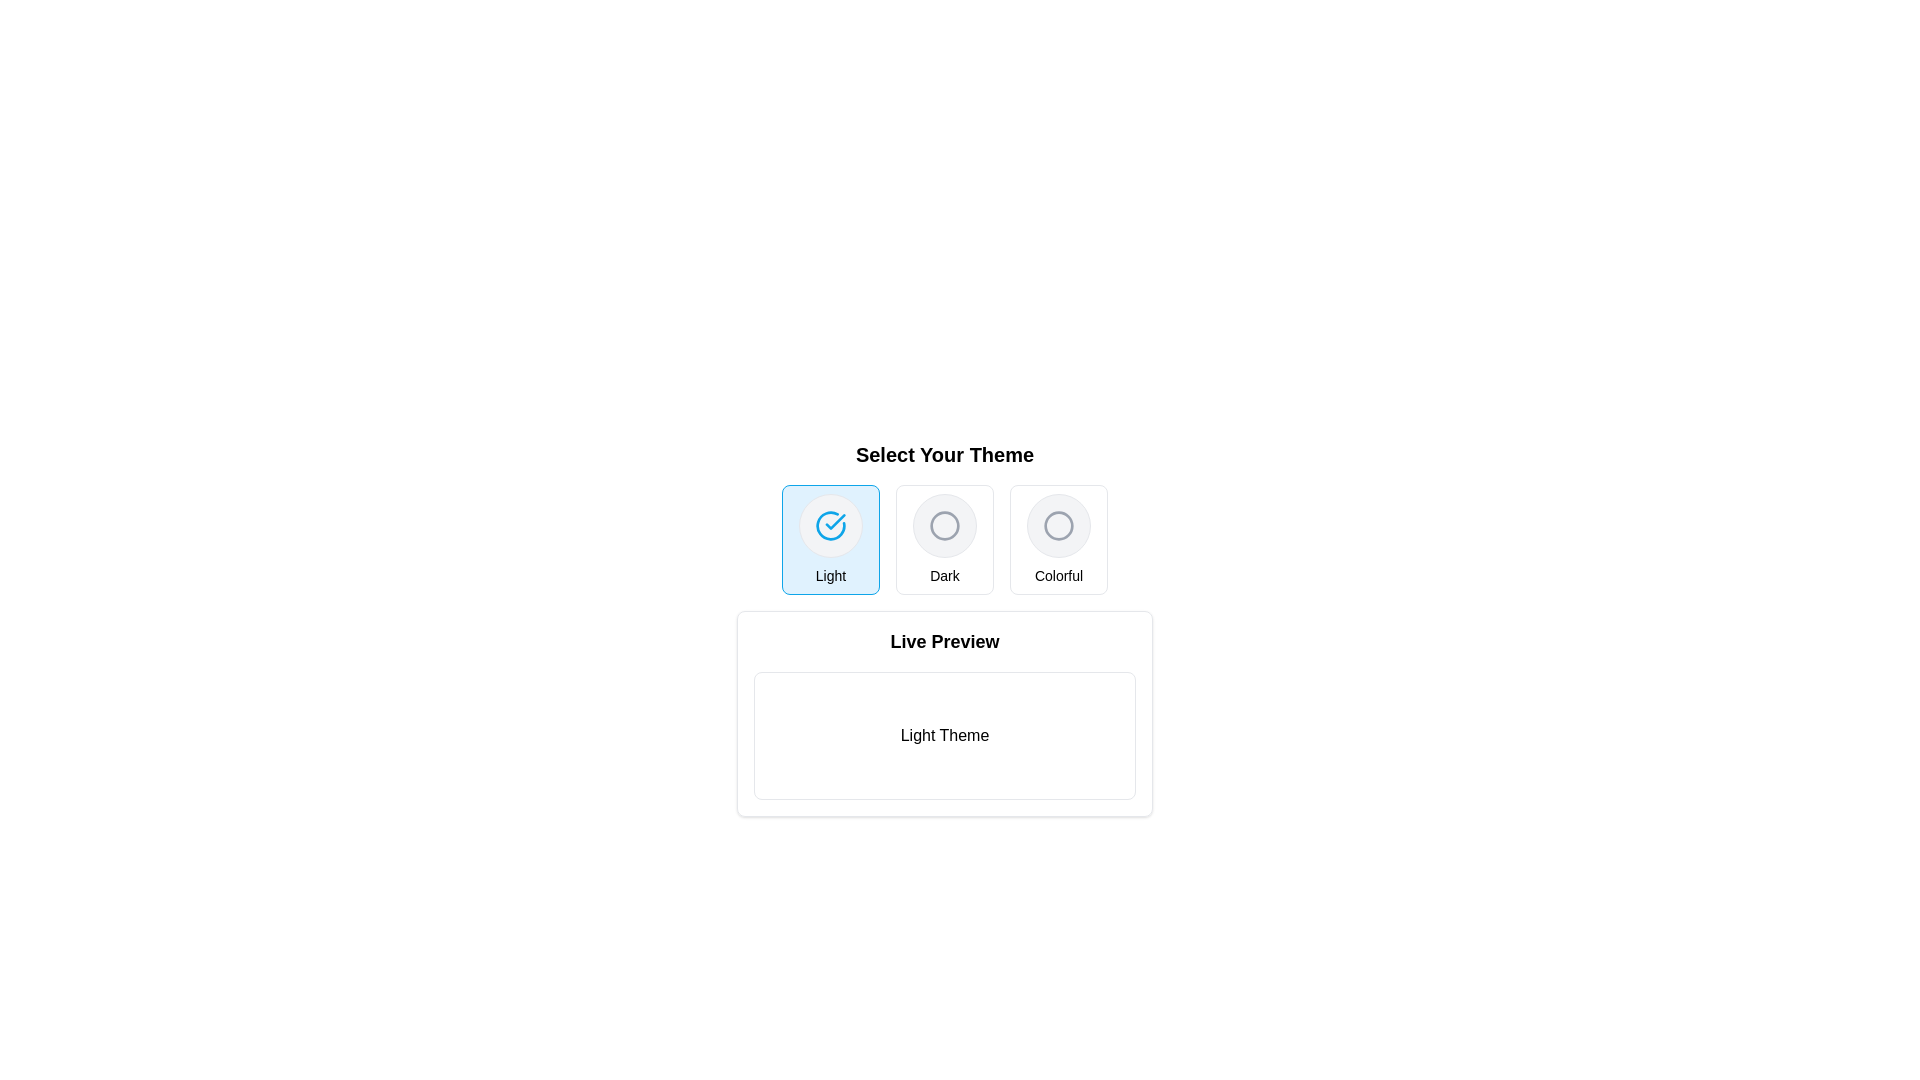 The image size is (1920, 1080). I want to click on the 'Dark' theme icon, which is the centerpiece within the middle theme selection option, so click(944, 524).